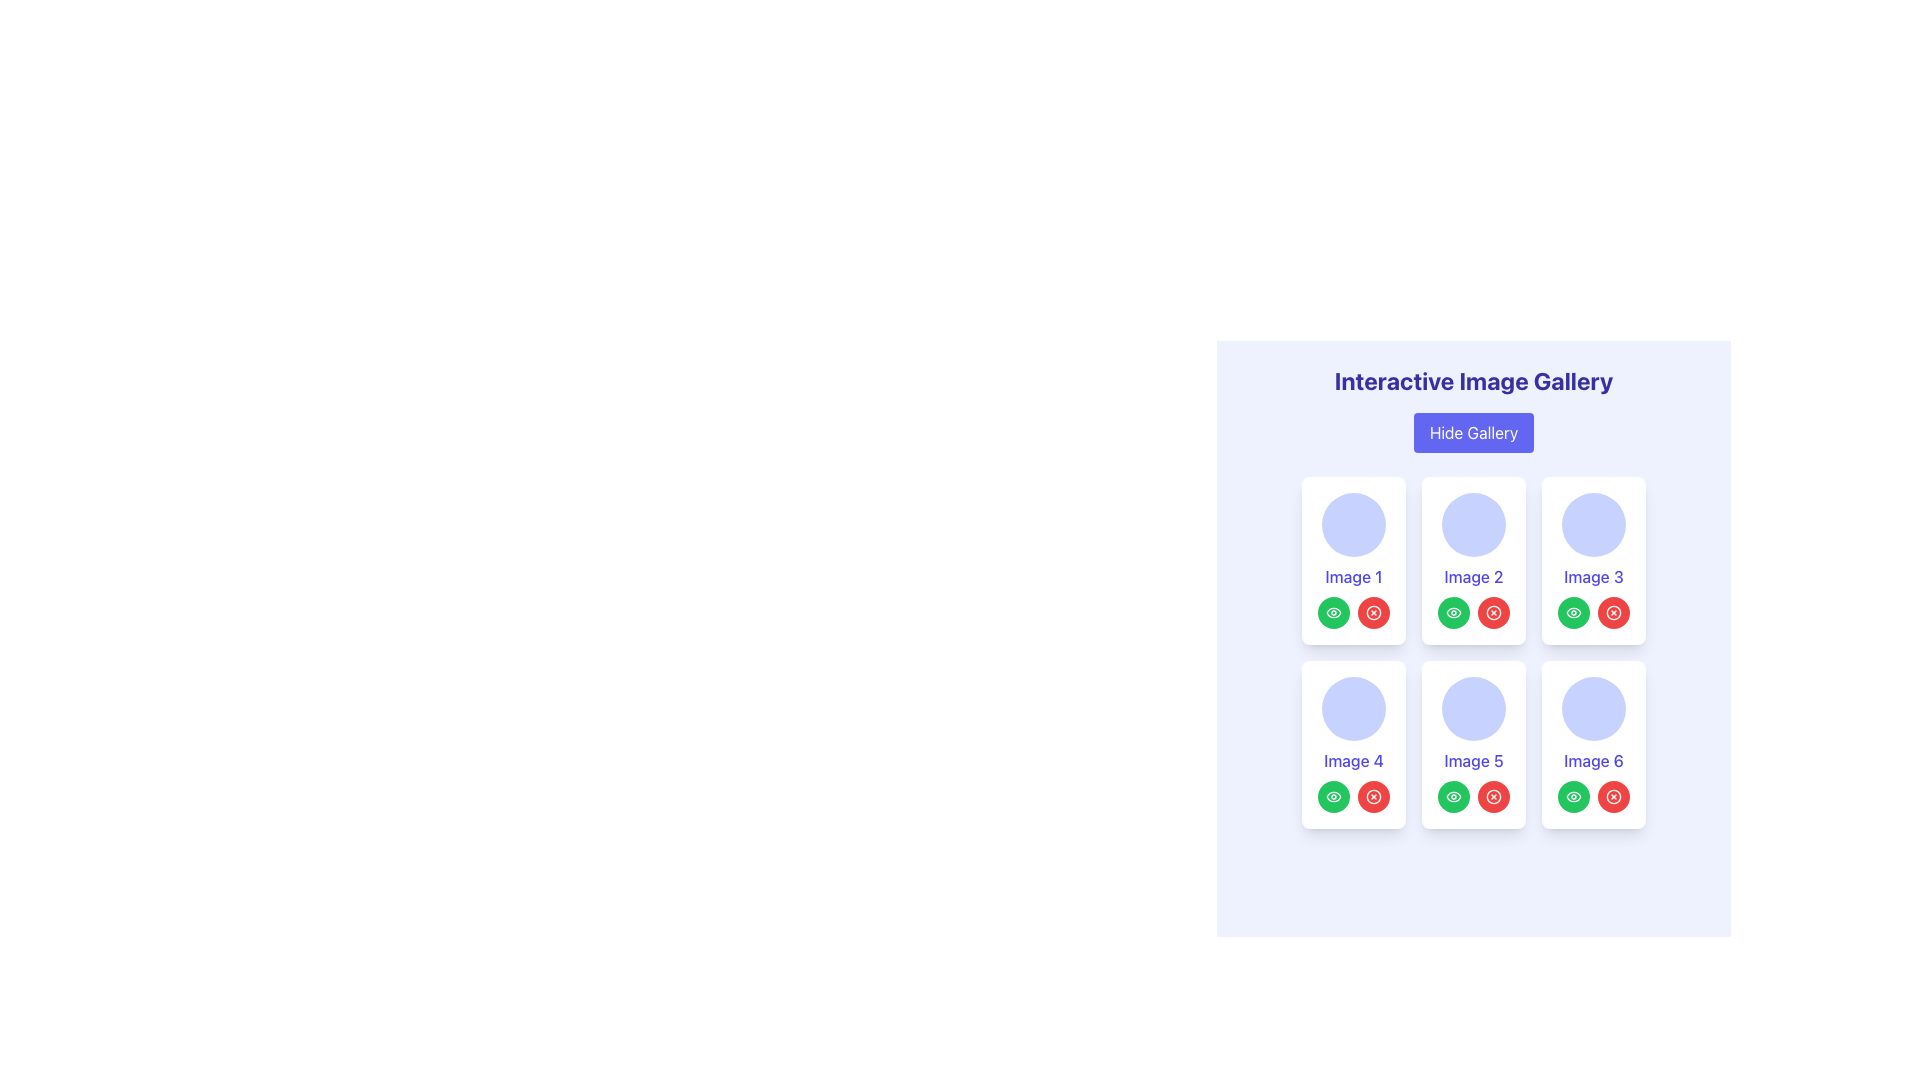 The width and height of the screenshot is (1920, 1080). What do you see at coordinates (1592, 744) in the screenshot?
I see `the sixth card element in the gallery layout` at bounding box center [1592, 744].